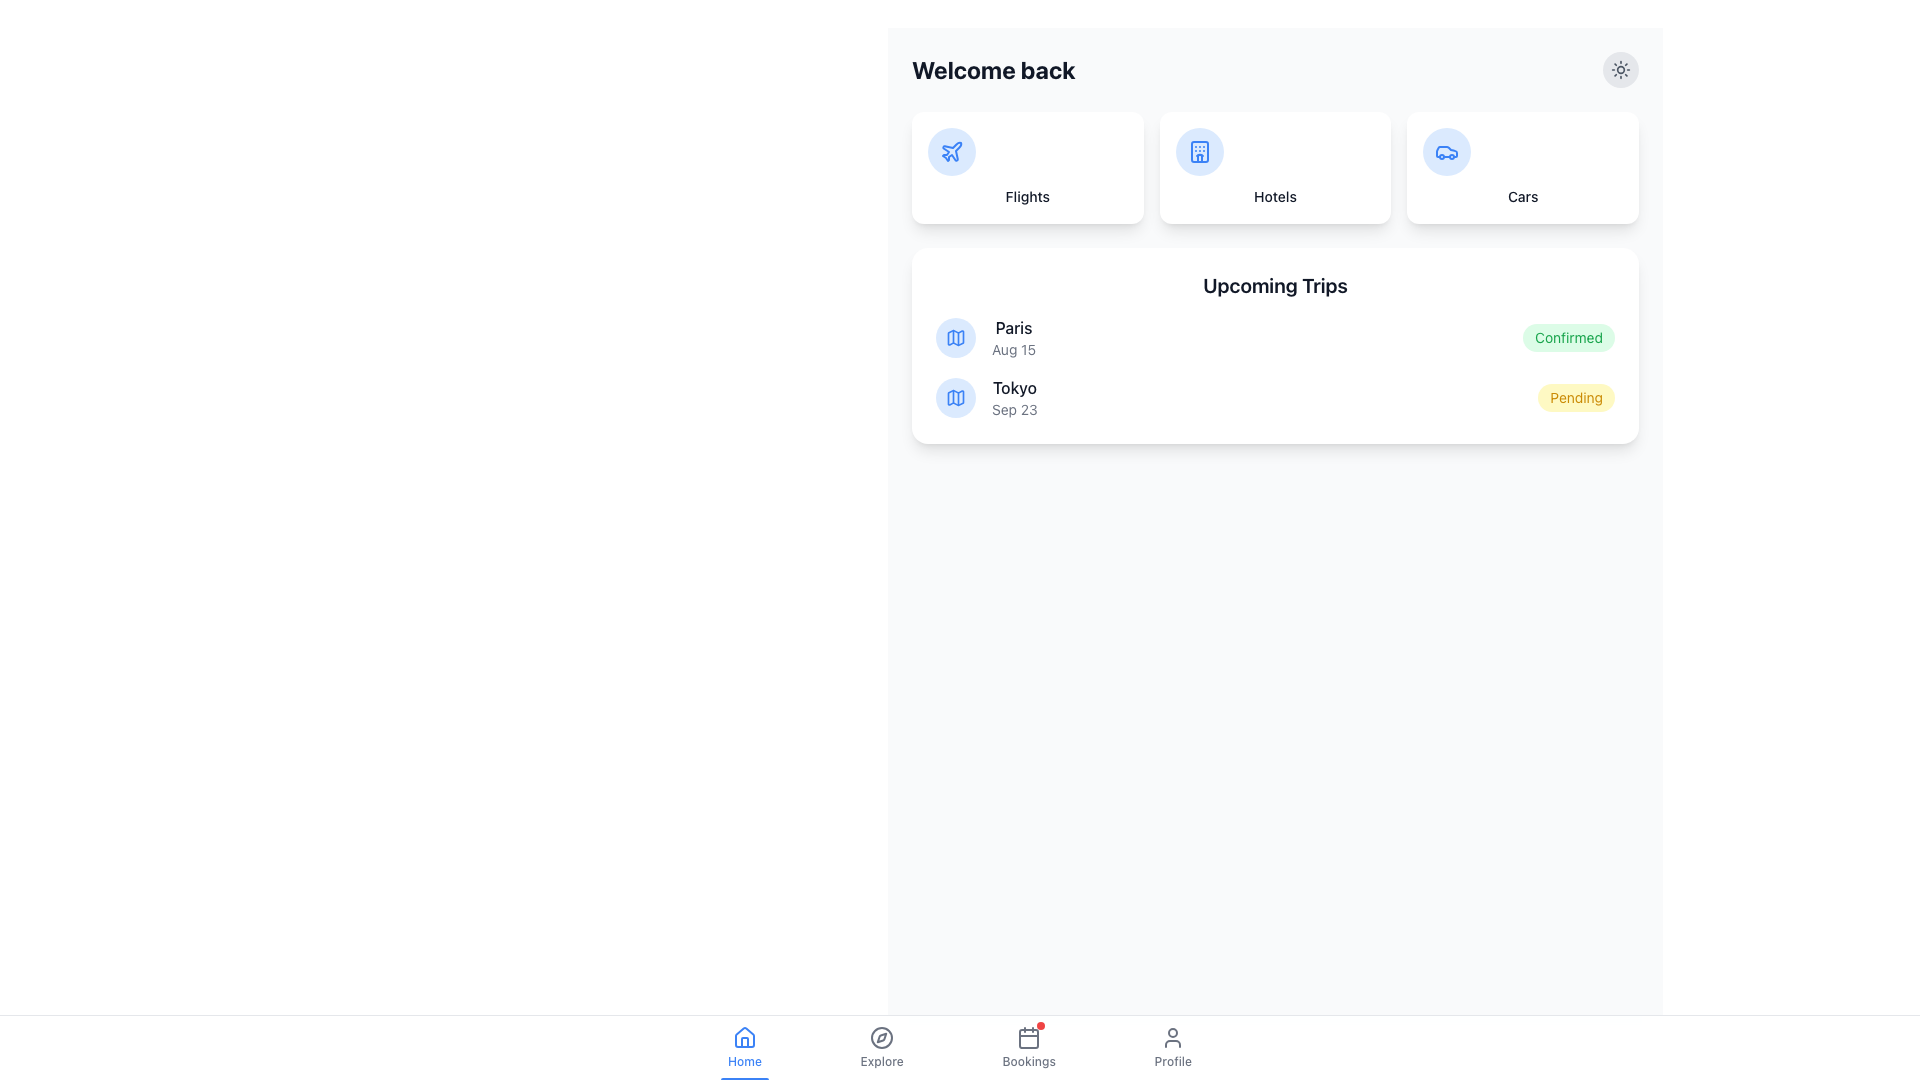 Image resolution: width=1920 pixels, height=1080 pixels. Describe the element at coordinates (954, 397) in the screenshot. I see `the circular blue icon with a map symbol located in the second entry of the 'Upcoming Trips' list, positioned to the left of the text 'Tokyo' and 'Sep 23'` at that location.